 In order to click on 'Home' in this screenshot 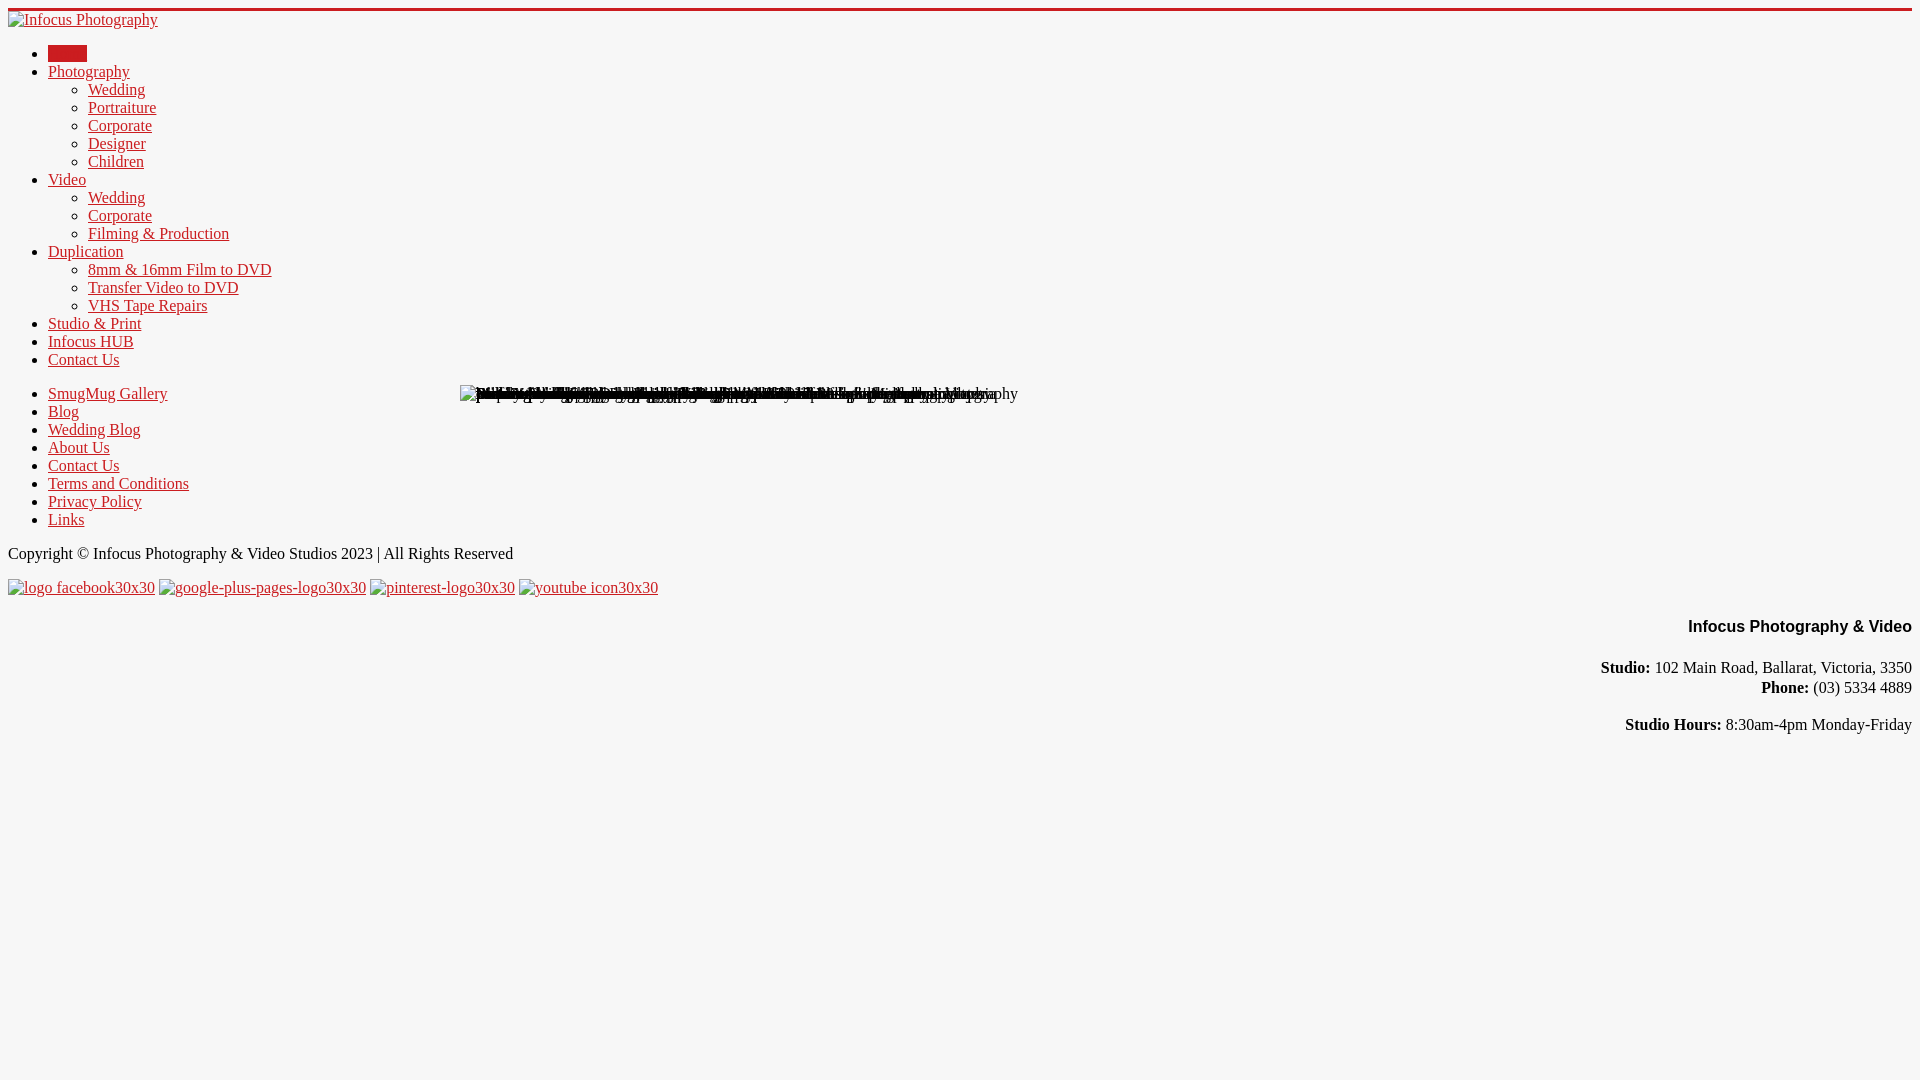, I will do `click(48, 52)`.